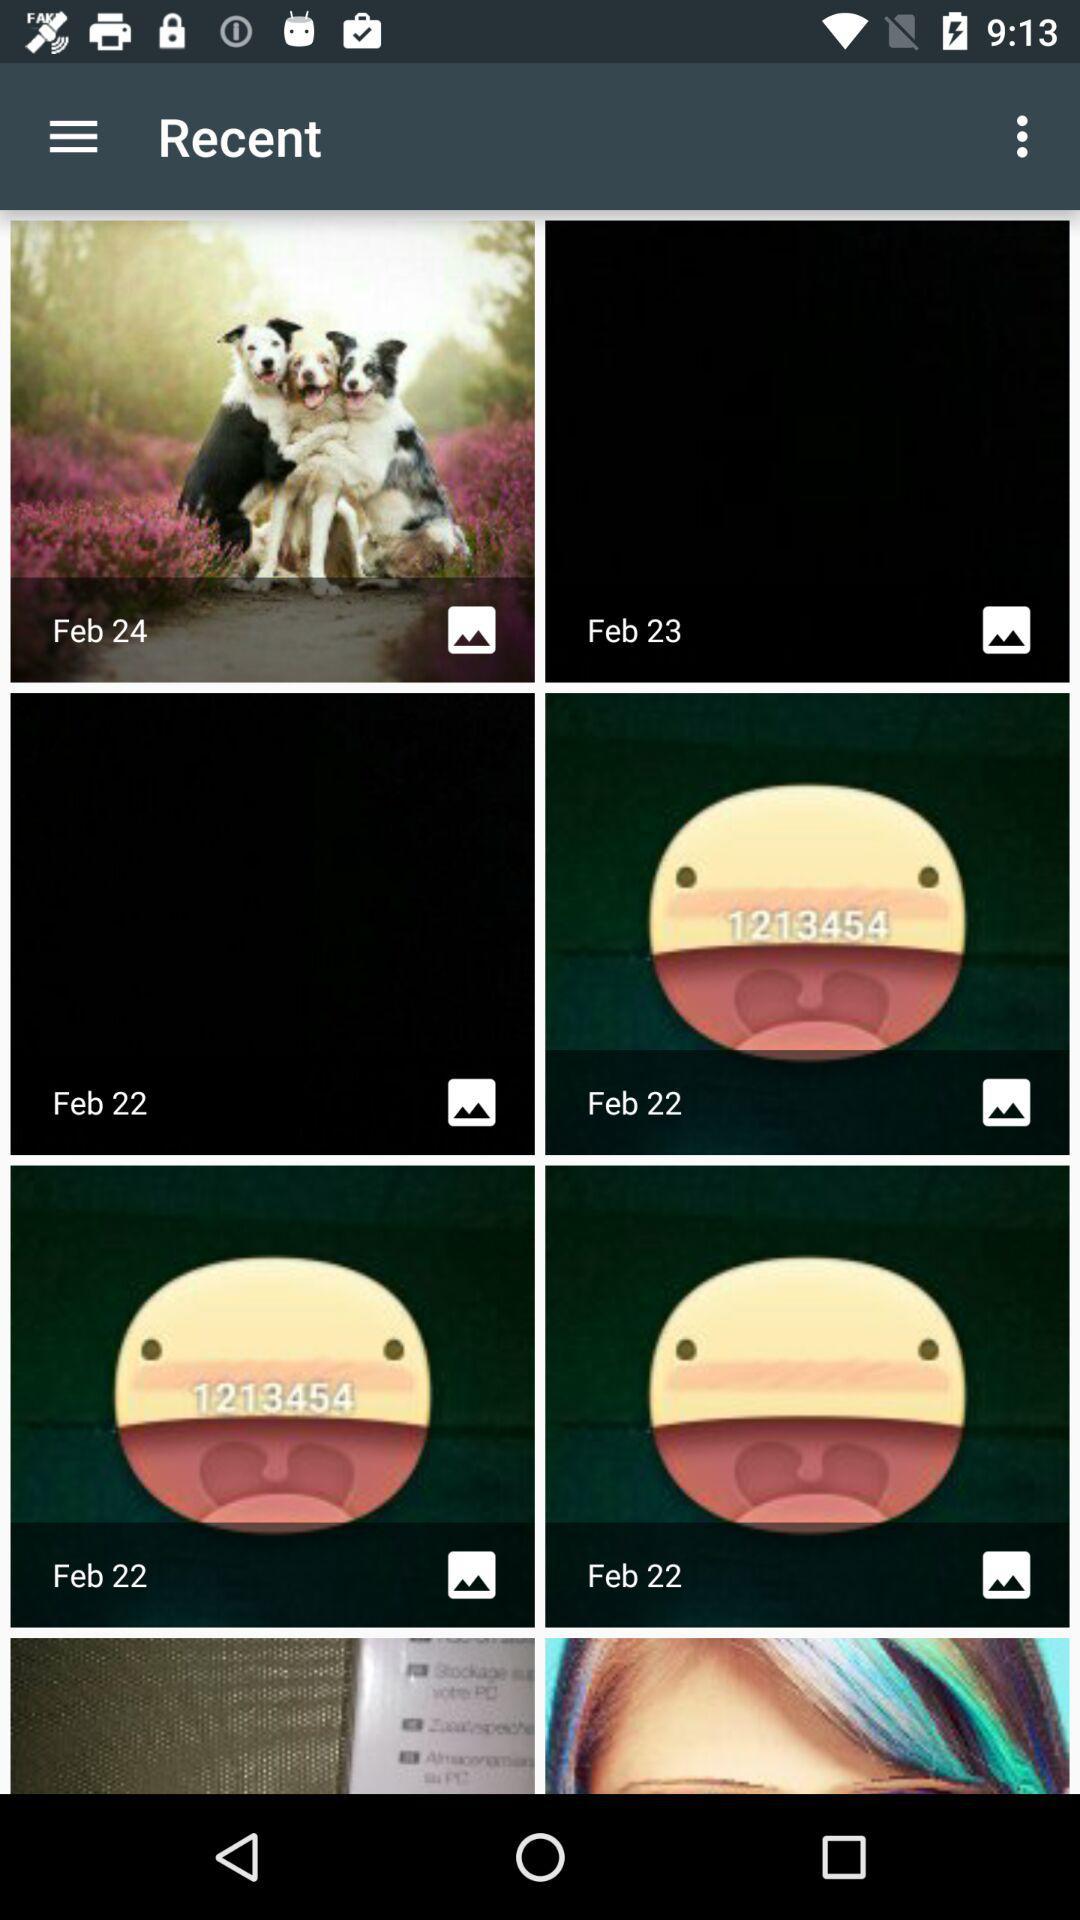 The height and width of the screenshot is (1920, 1080). What do you see at coordinates (72, 135) in the screenshot?
I see `the item to the left of the recent app` at bounding box center [72, 135].